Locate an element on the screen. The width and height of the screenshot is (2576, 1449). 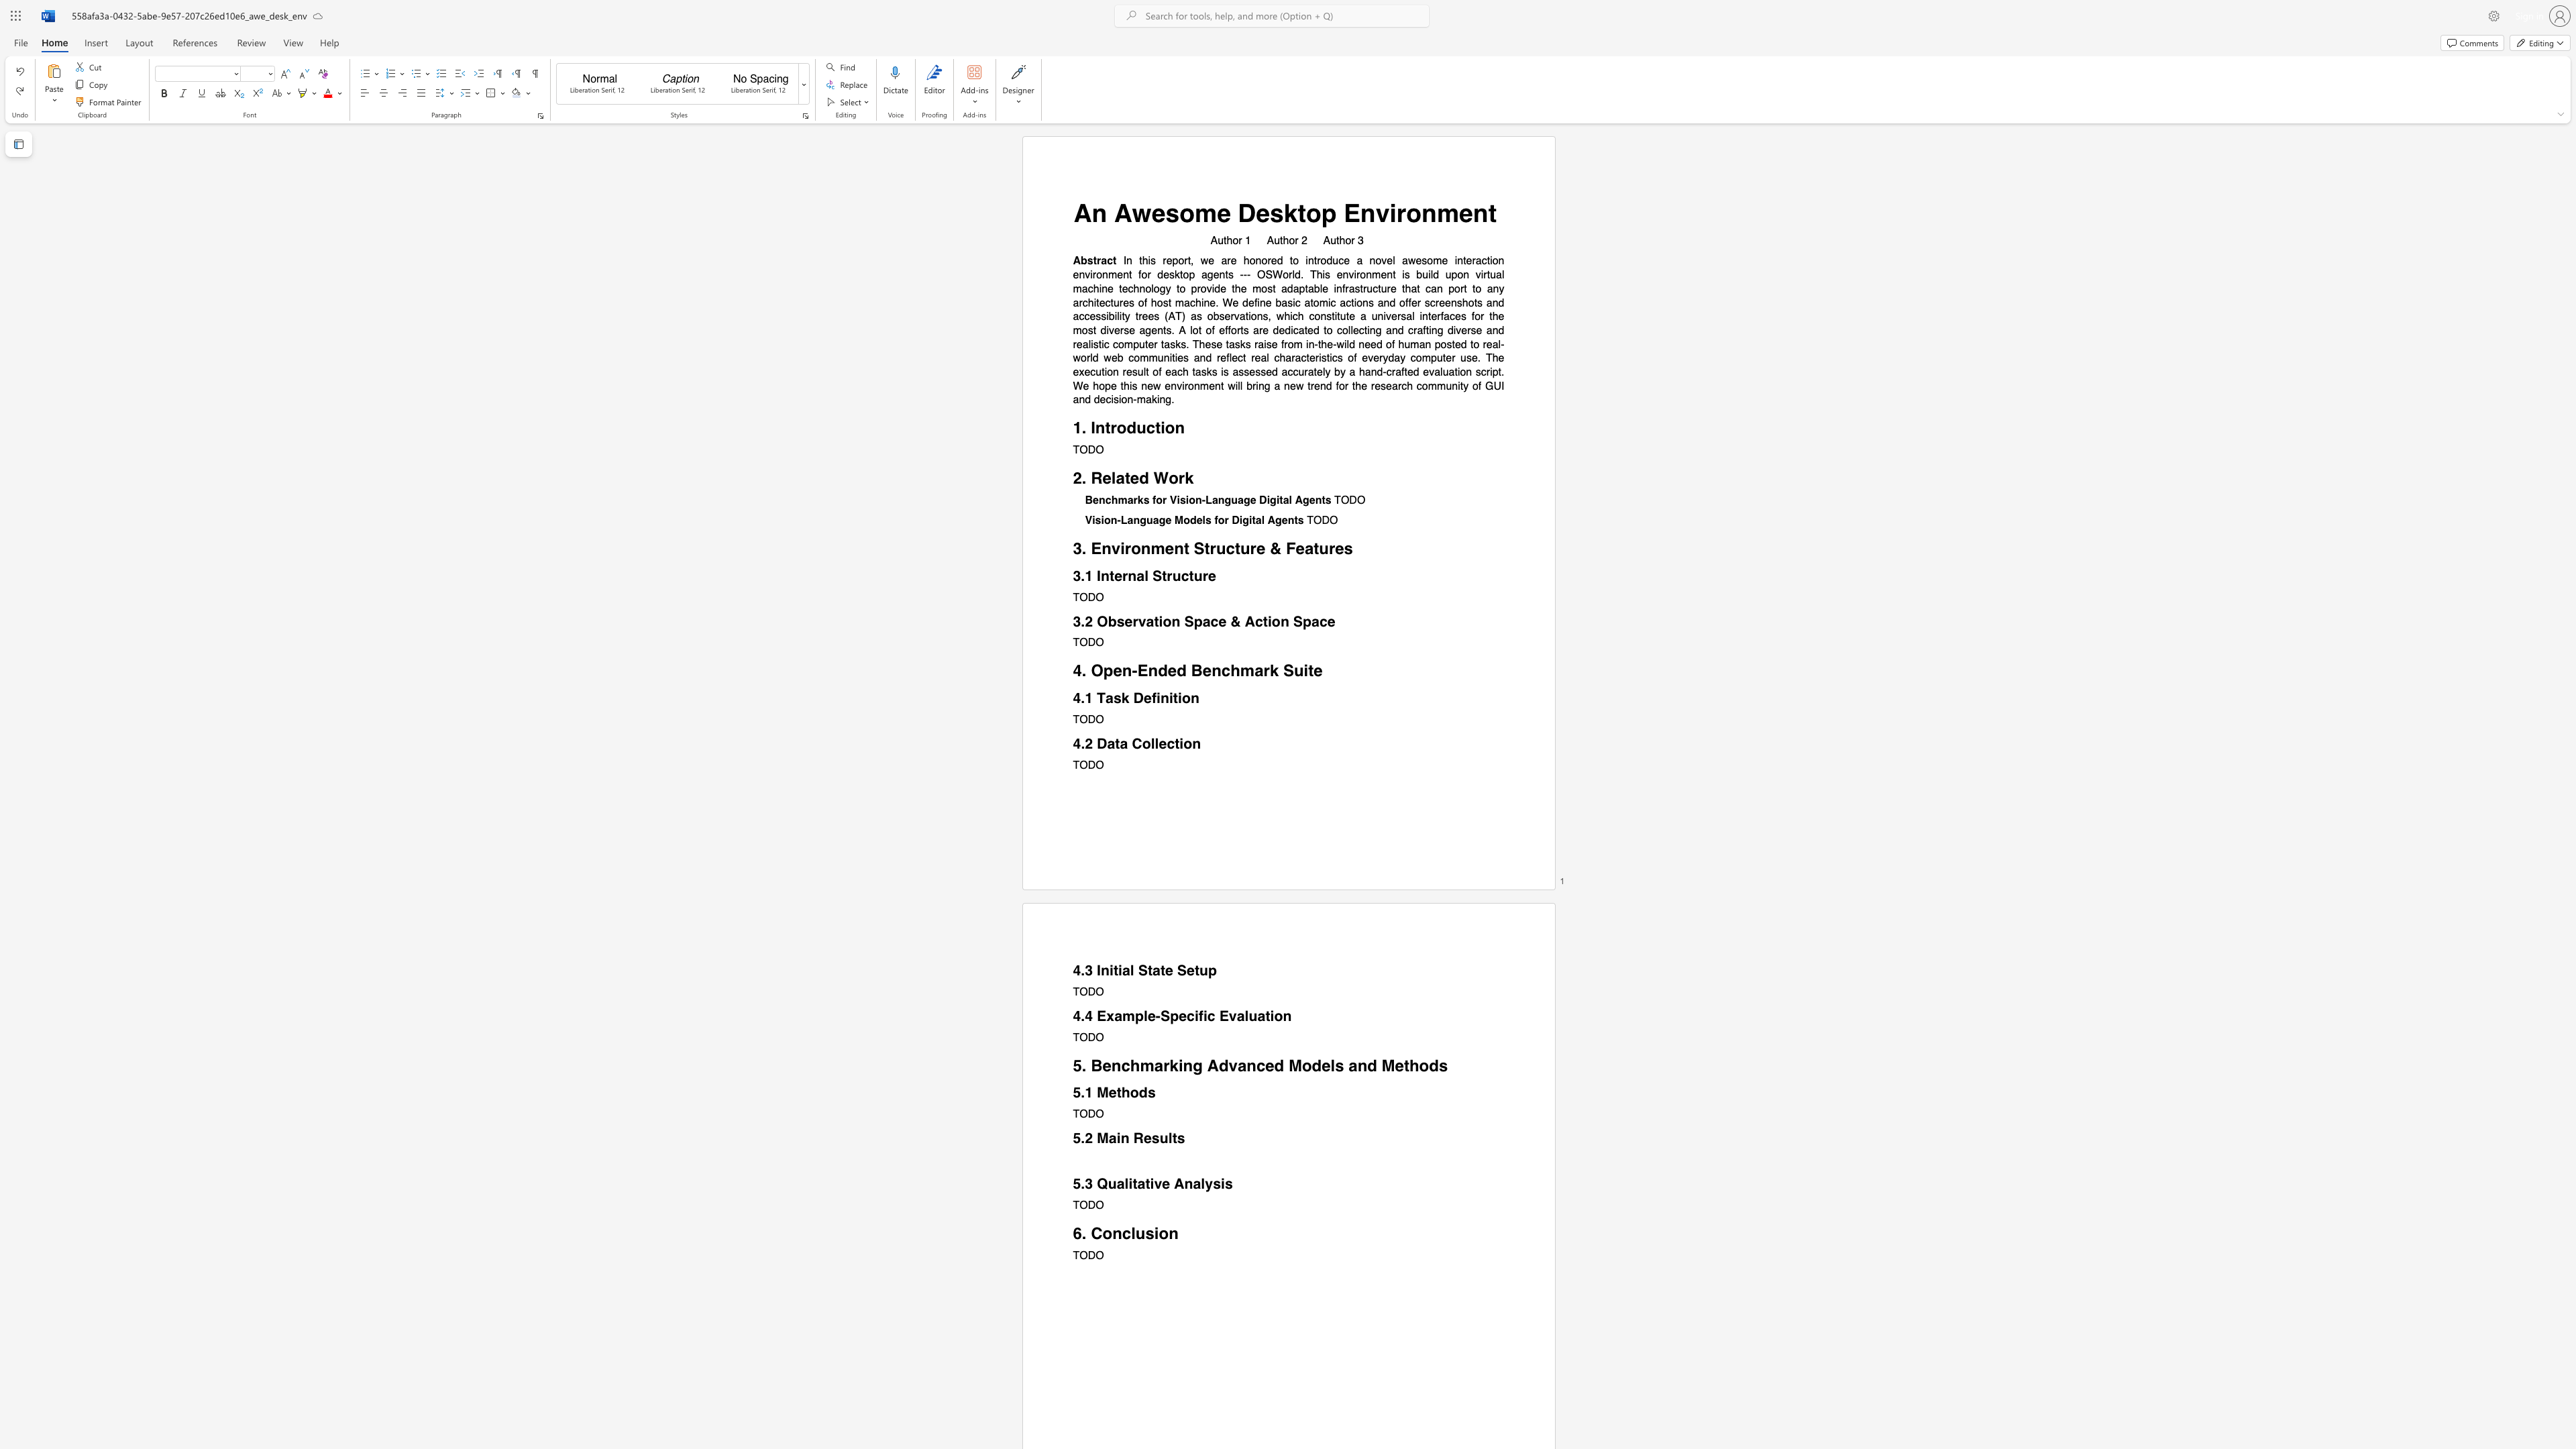
the 2th character "i" in the text is located at coordinates (1268, 621).